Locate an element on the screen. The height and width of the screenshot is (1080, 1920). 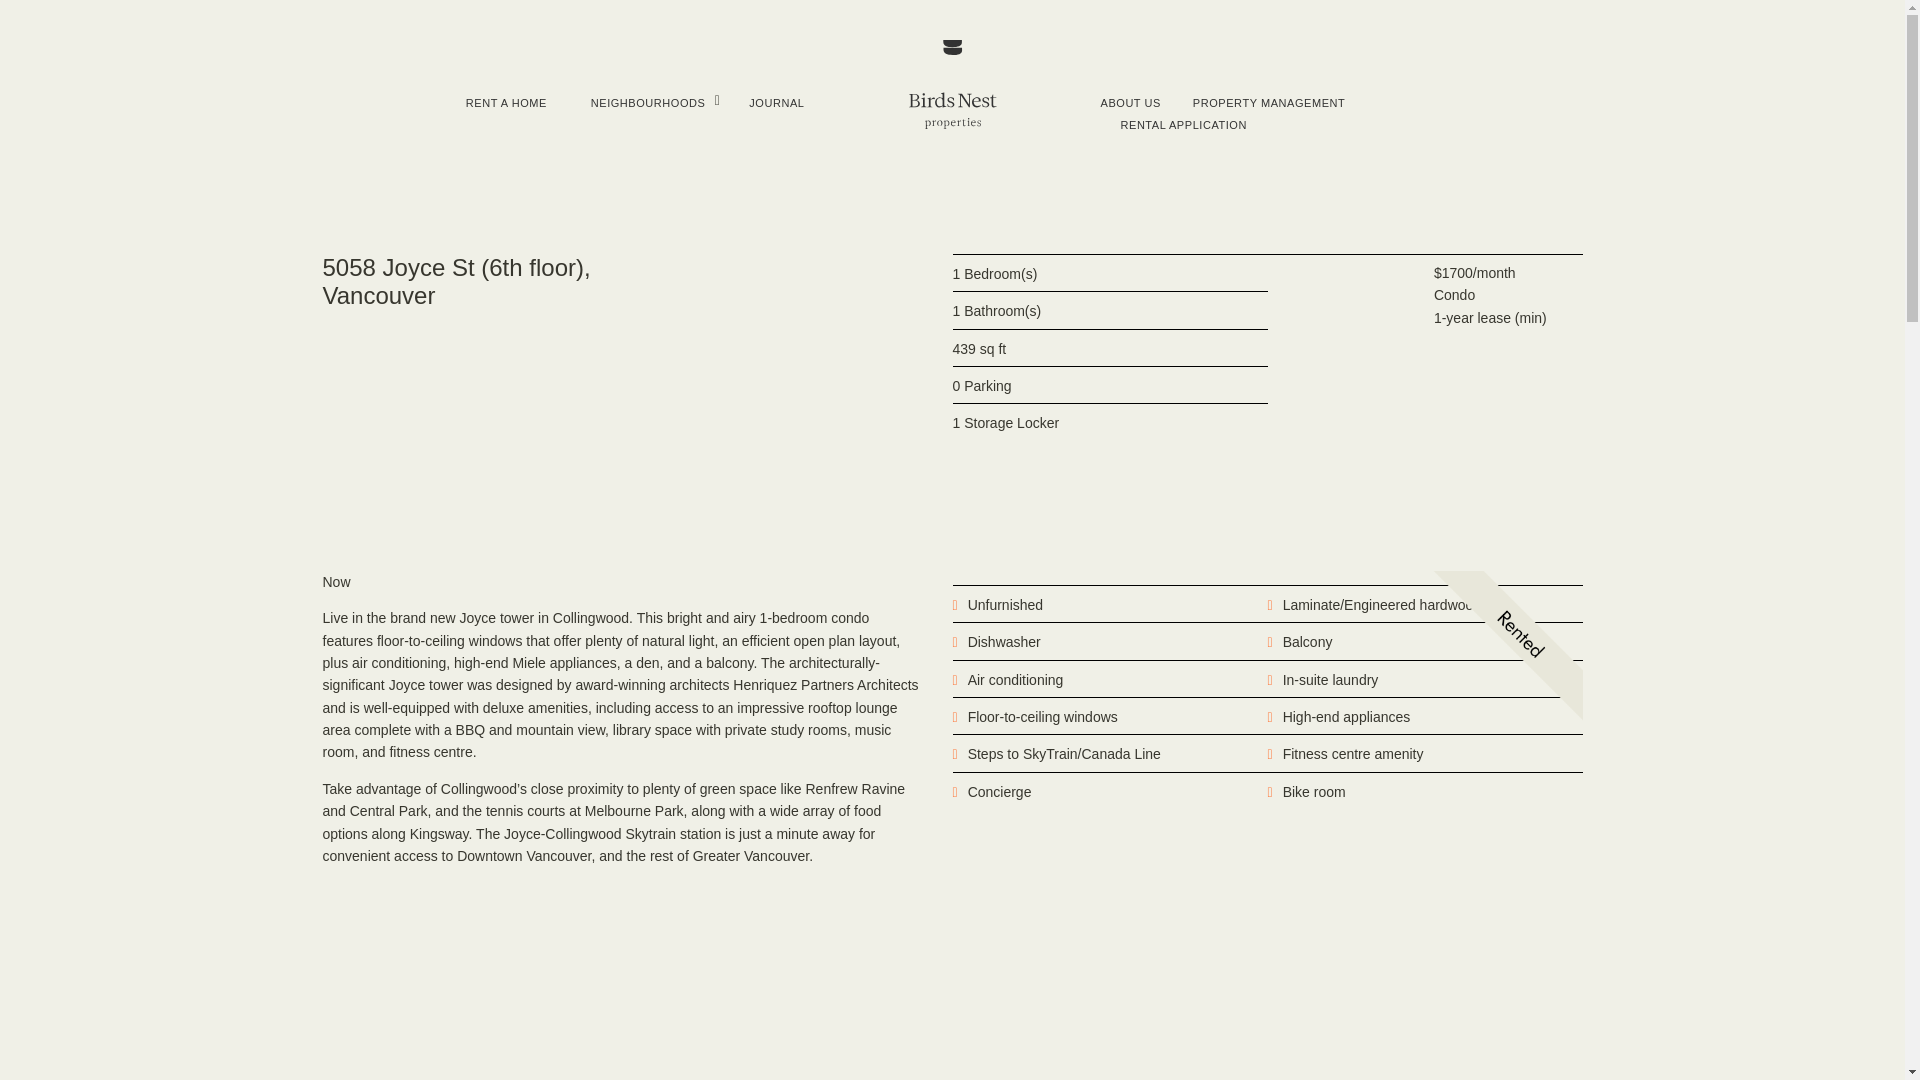
'PROPERTY MANAGEMENT' is located at coordinates (1193, 103).